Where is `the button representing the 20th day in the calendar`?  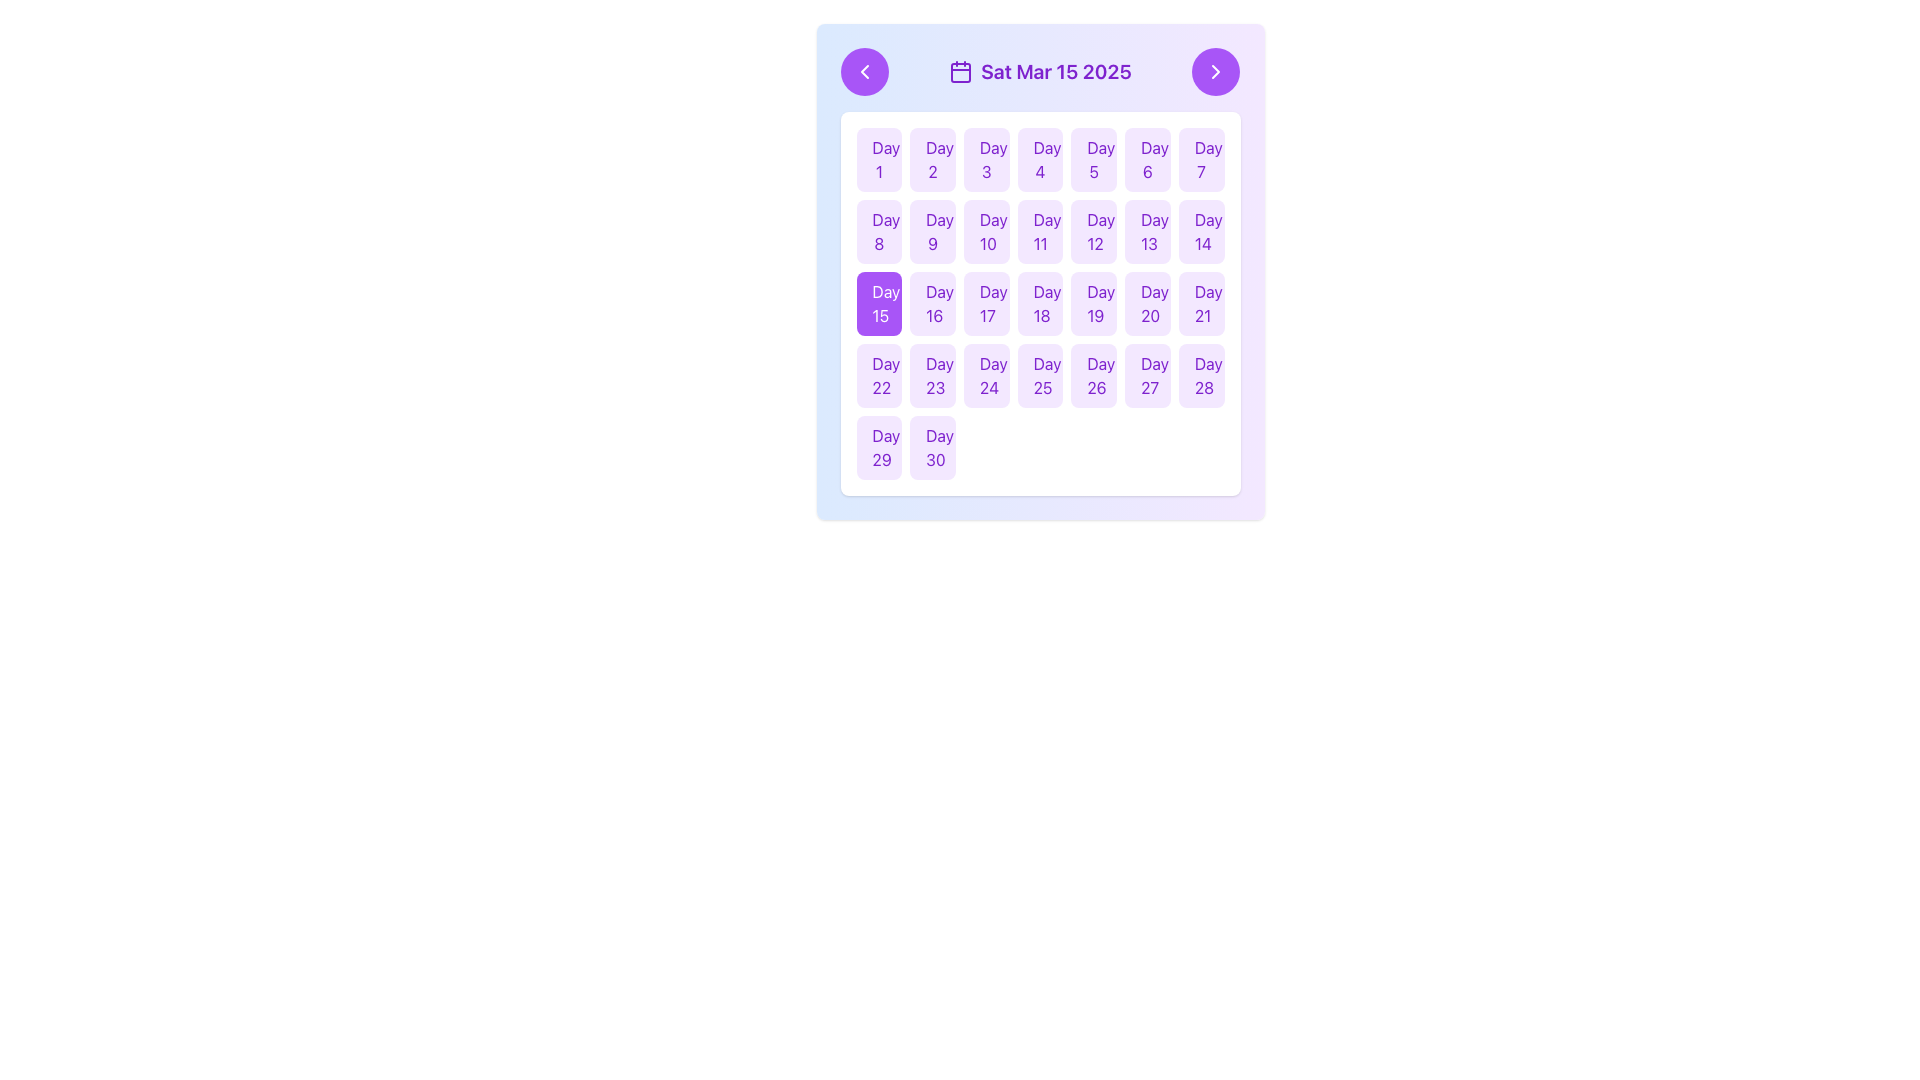
the button representing the 20th day in the calendar is located at coordinates (1147, 304).